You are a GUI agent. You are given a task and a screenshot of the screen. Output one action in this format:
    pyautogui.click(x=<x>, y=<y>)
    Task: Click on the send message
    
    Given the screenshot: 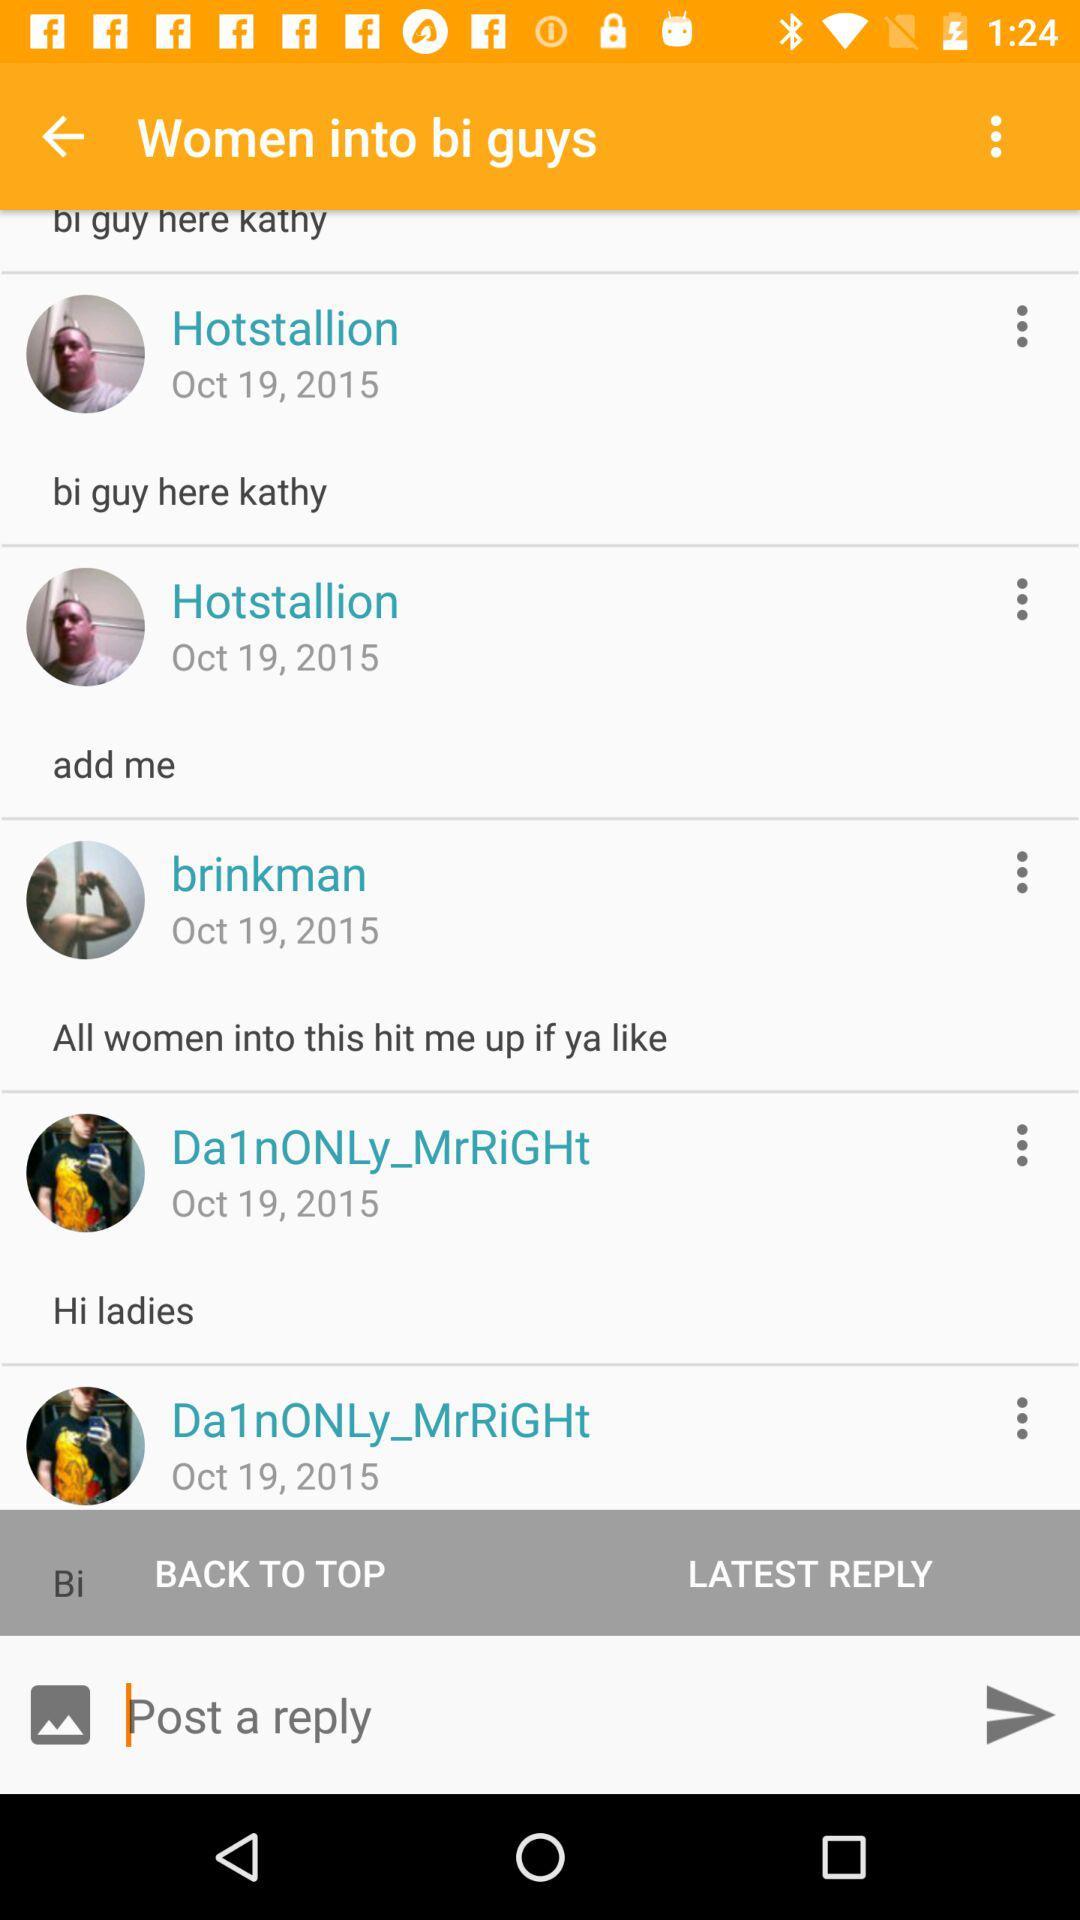 What is the action you would take?
    pyautogui.click(x=1019, y=1713)
    